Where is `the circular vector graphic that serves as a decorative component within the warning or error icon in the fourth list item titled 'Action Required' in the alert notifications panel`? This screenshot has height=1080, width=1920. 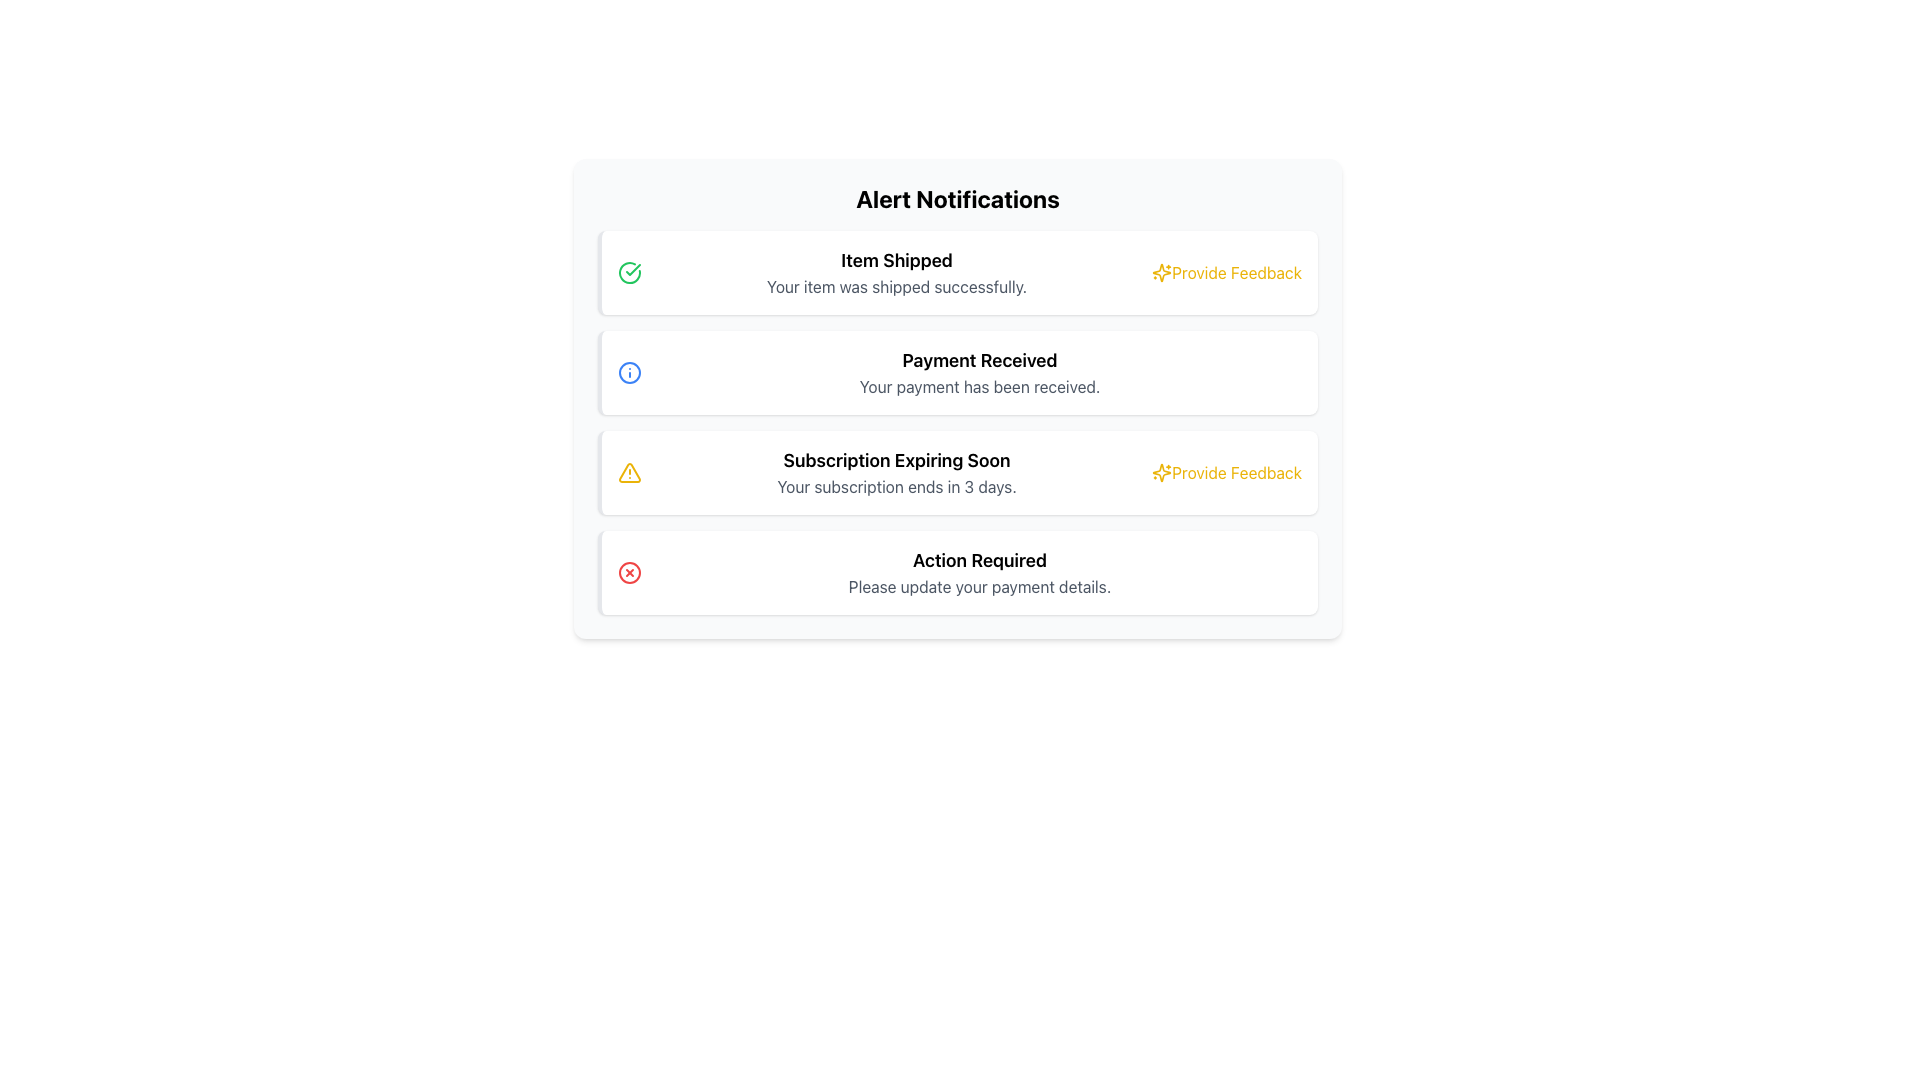 the circular vector graphic that serves as a decorative component within the warning or error icon in the fourth list item titled 'Action Required' in the alert notifications panel is located at coordinates (628, 573).